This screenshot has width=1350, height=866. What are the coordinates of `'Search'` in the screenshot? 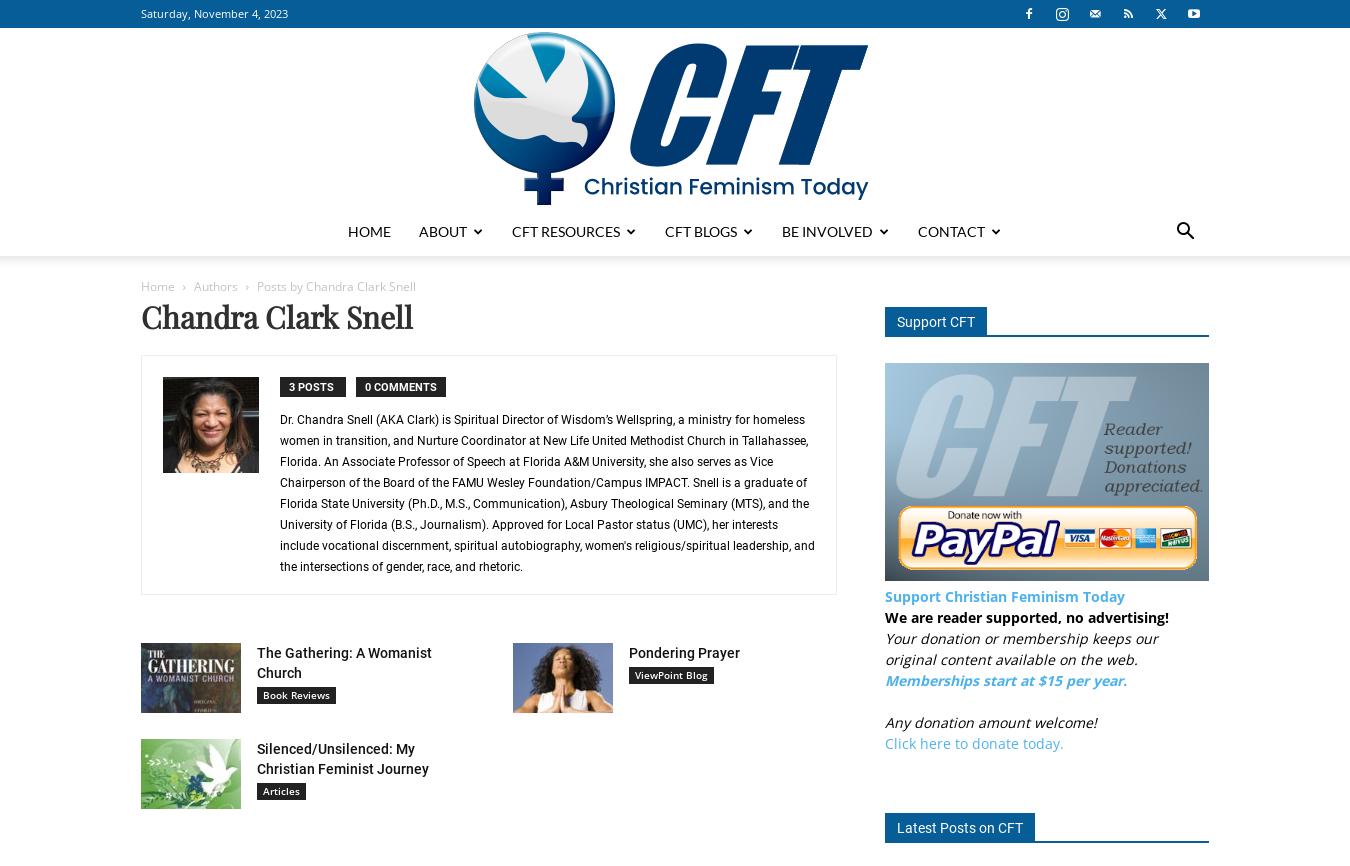 It's located at (674, 100).